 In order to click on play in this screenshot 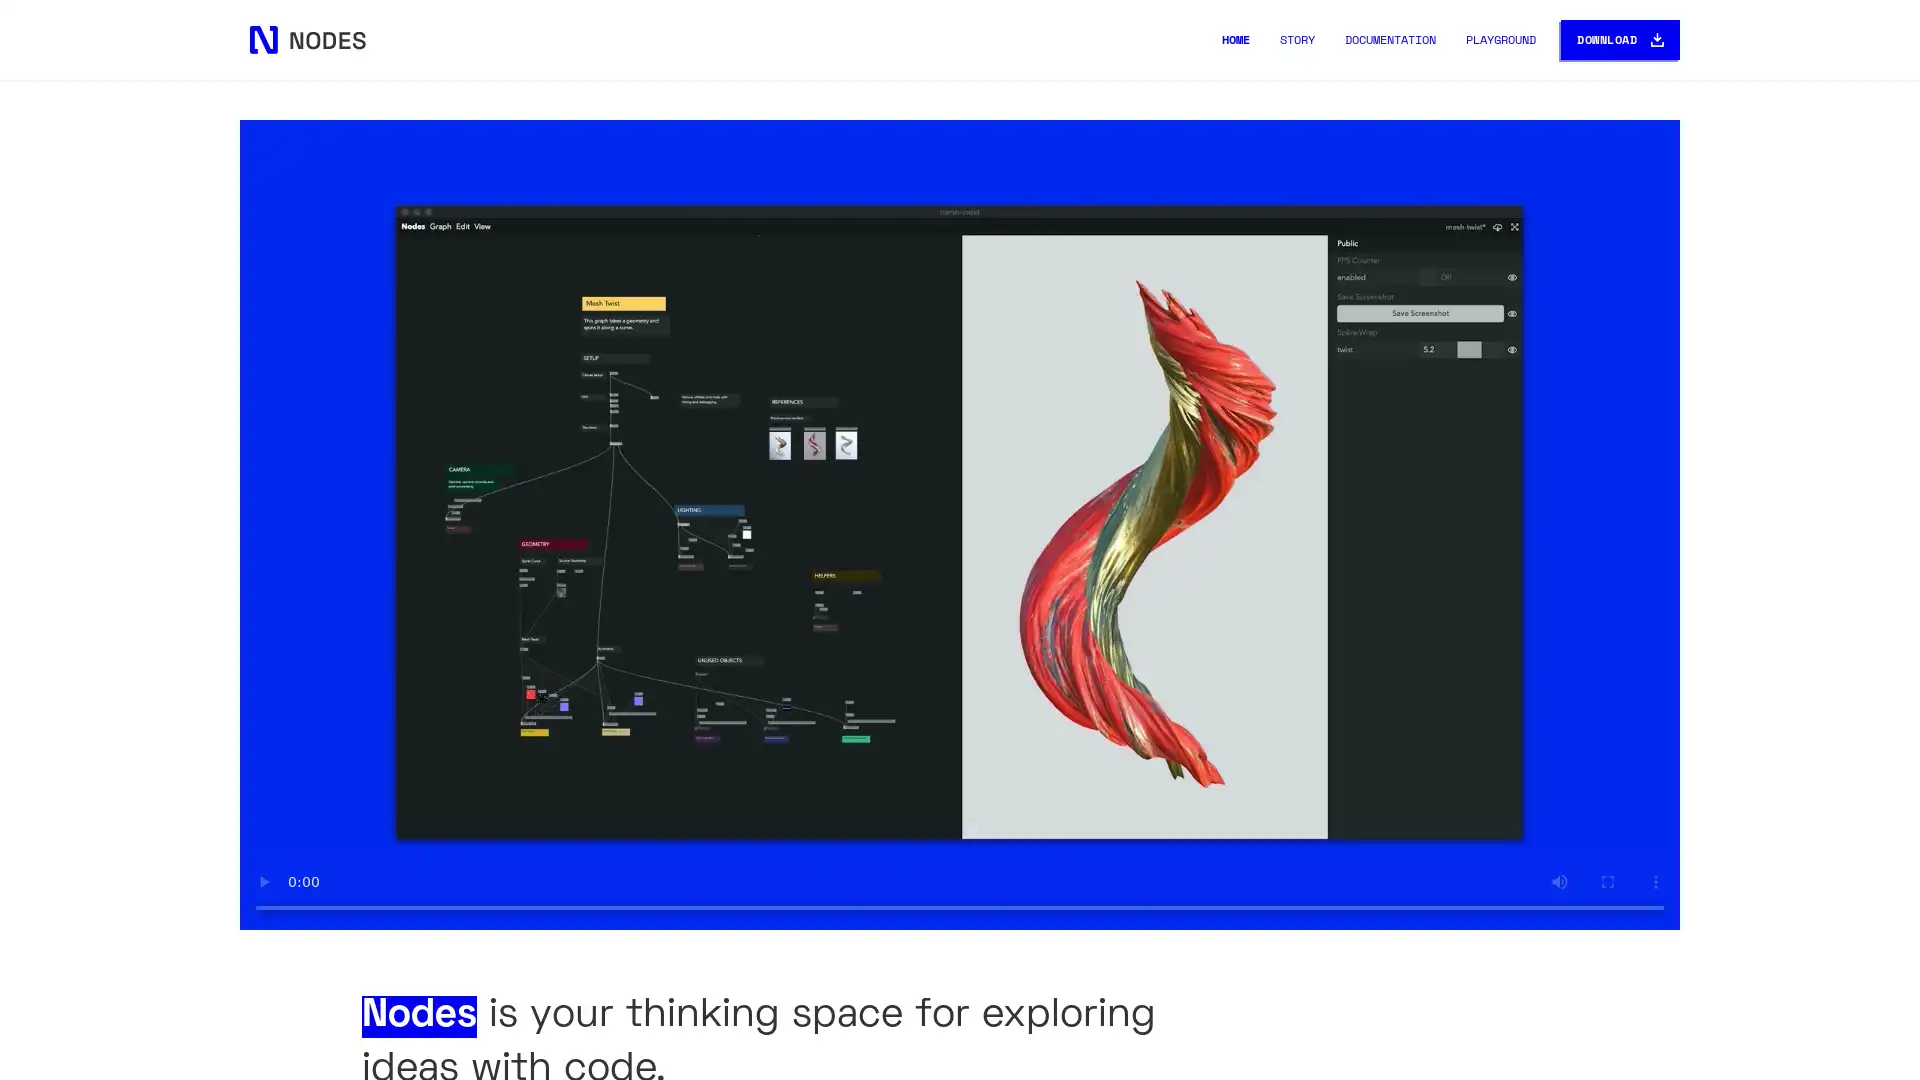, I will do `click(263, 881)`.